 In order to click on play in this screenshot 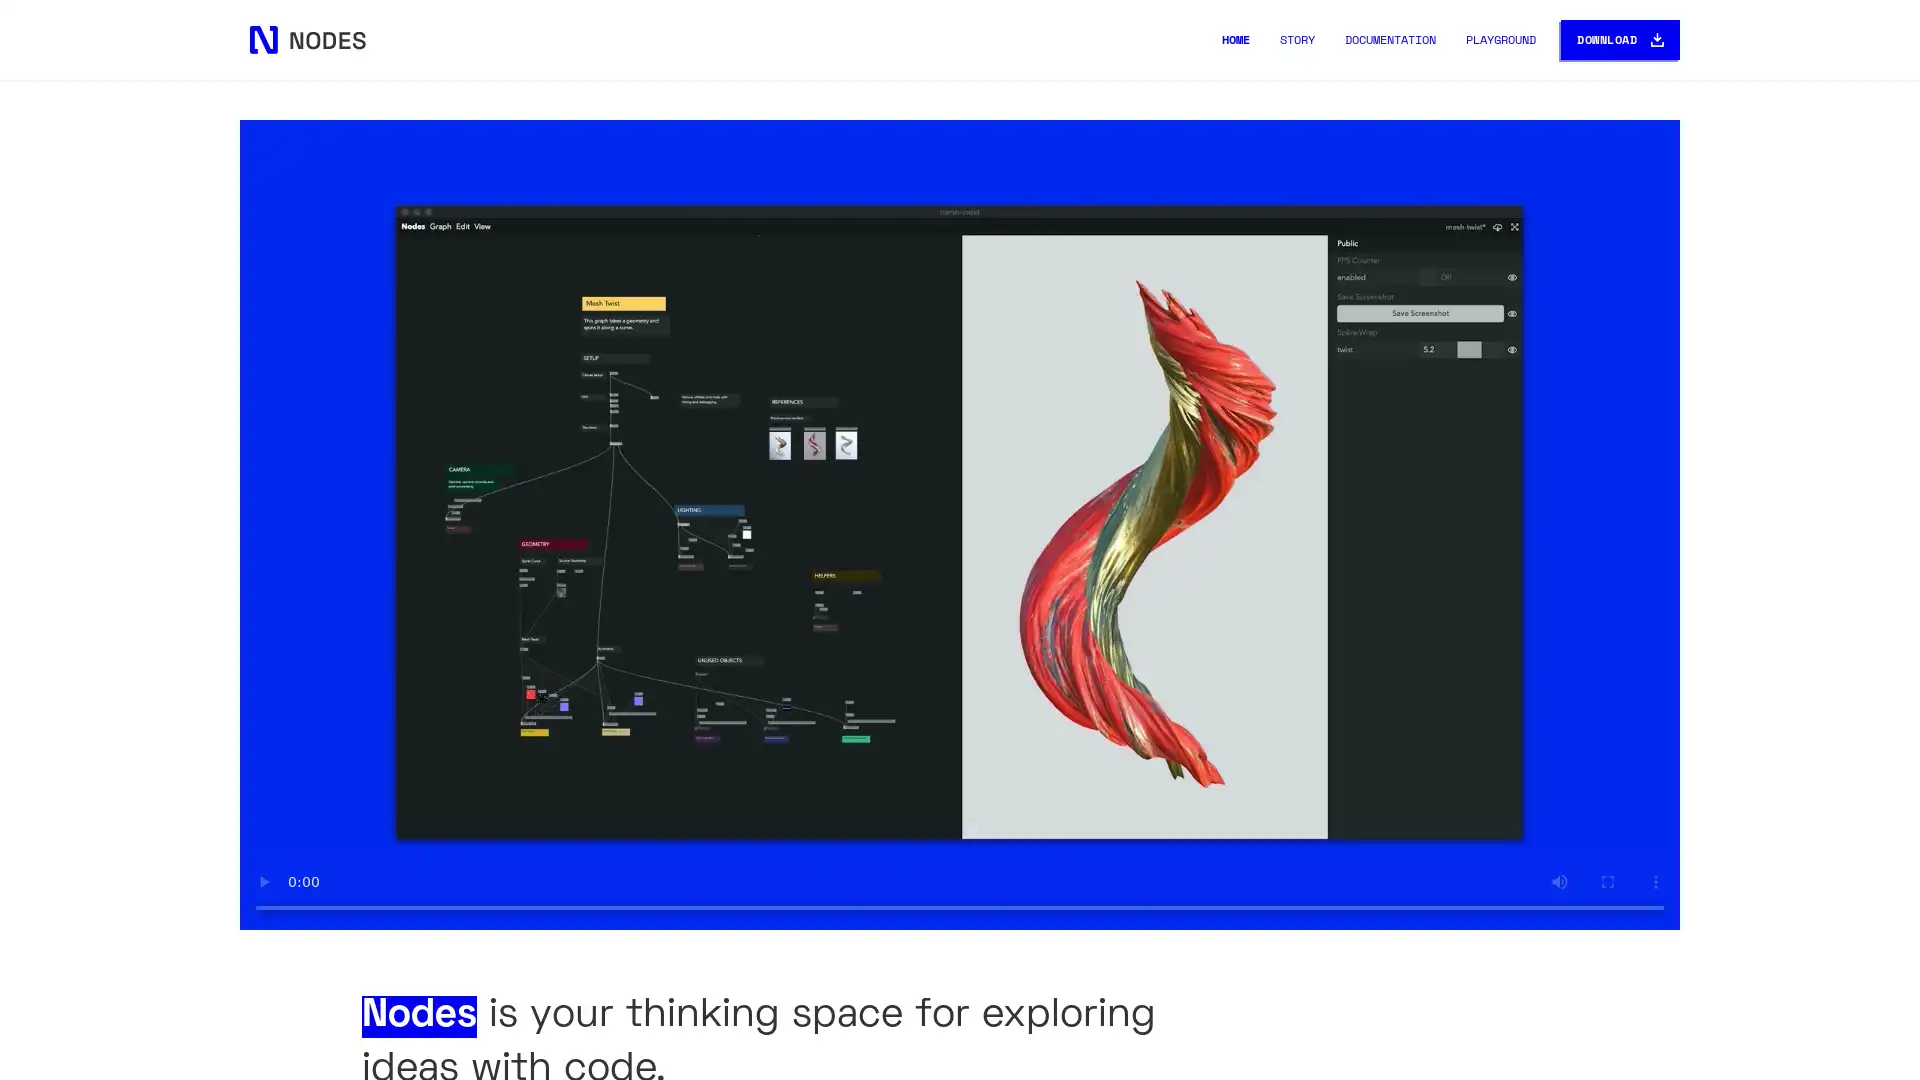, I will do `click(263, 881)`.